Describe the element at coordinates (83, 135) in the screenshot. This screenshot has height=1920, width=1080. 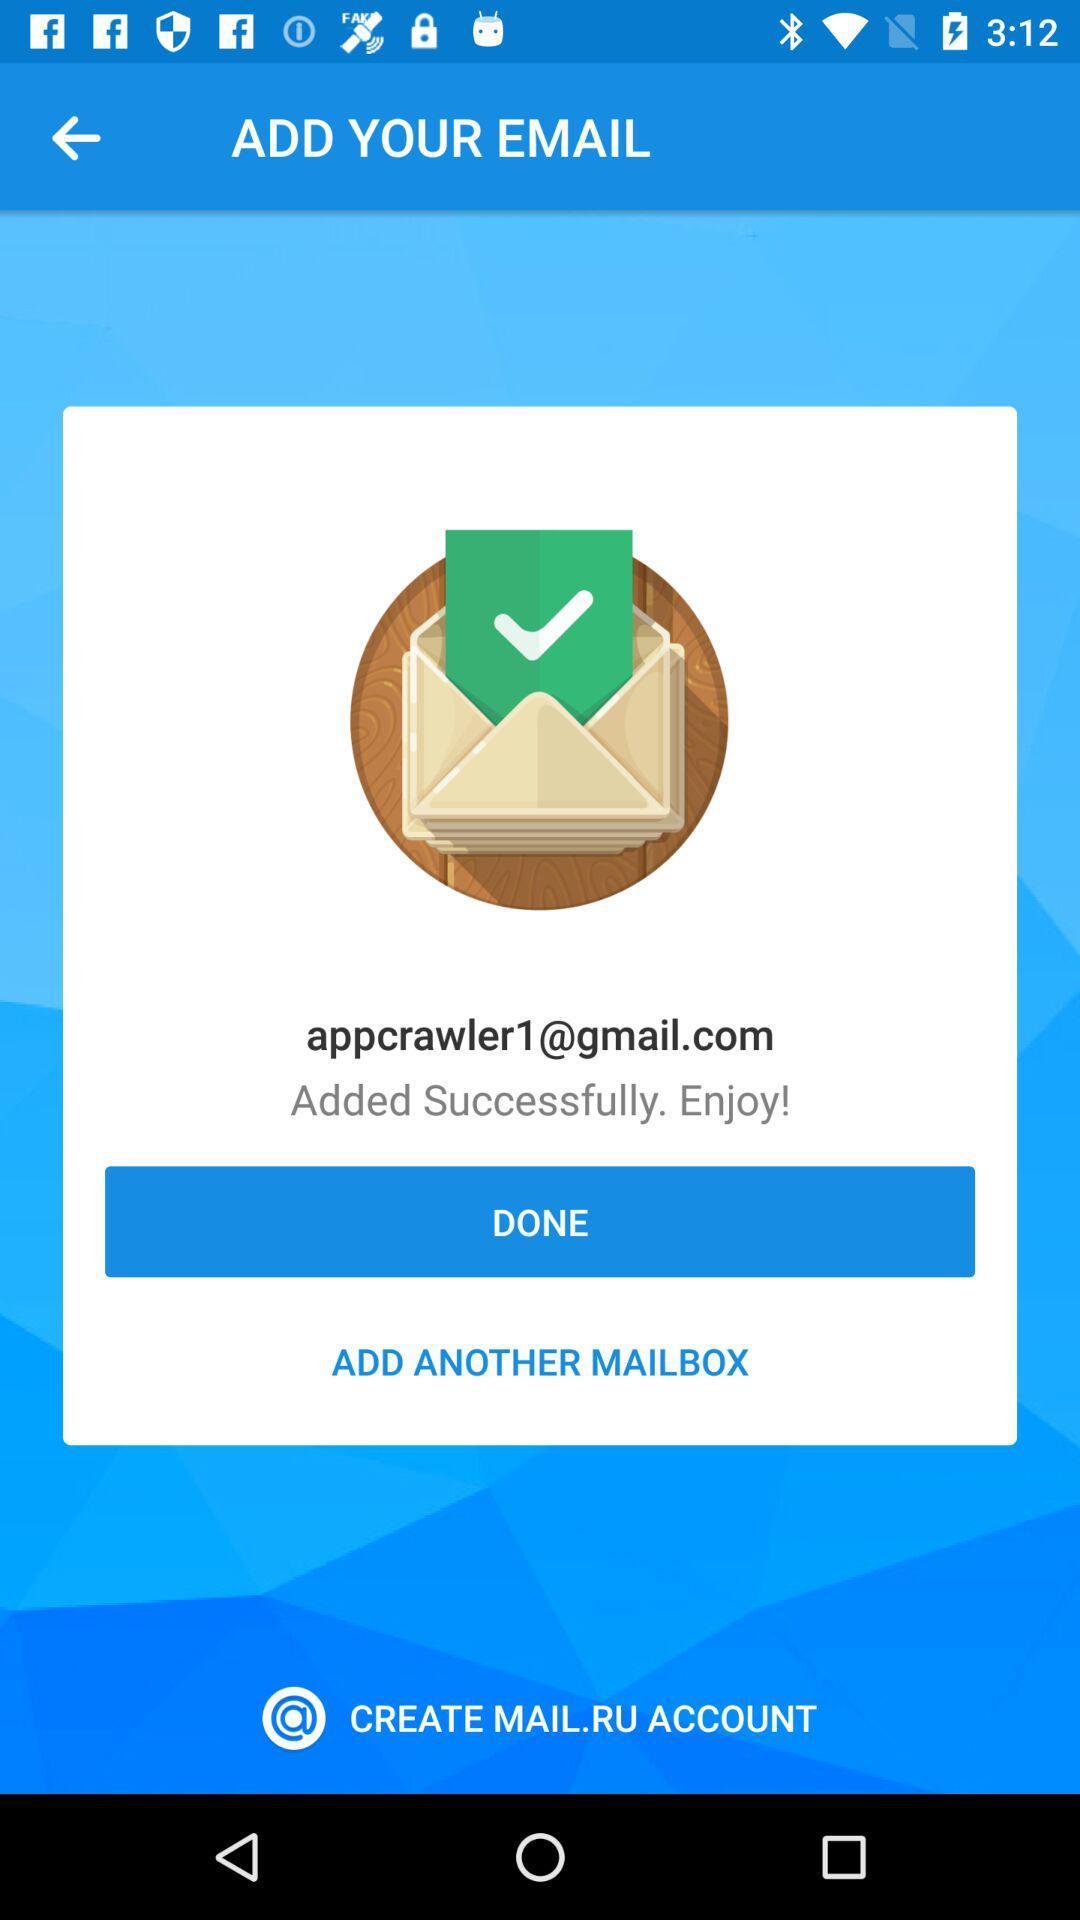
I see `the item next to add your email item` at that location.